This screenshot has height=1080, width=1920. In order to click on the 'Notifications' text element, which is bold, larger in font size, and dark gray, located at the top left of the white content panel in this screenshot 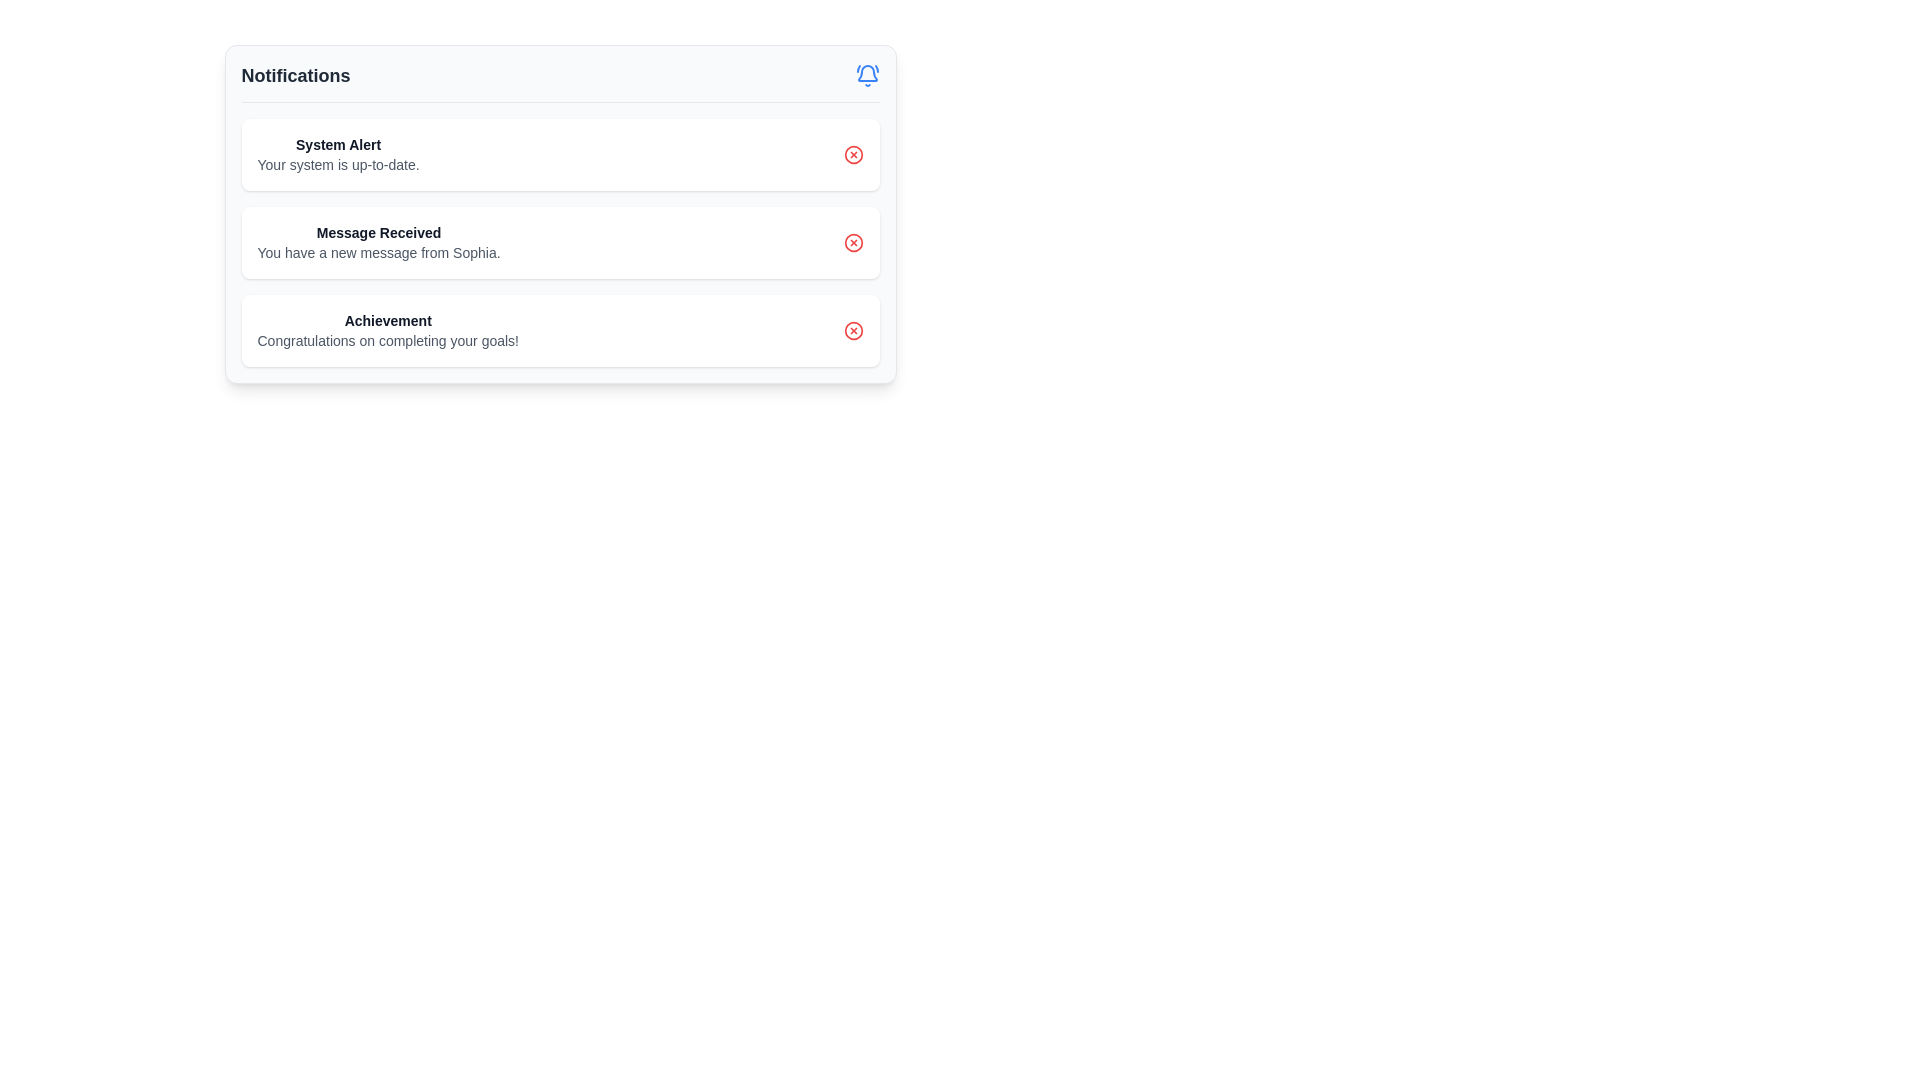, I will do `click(295, 75)`.